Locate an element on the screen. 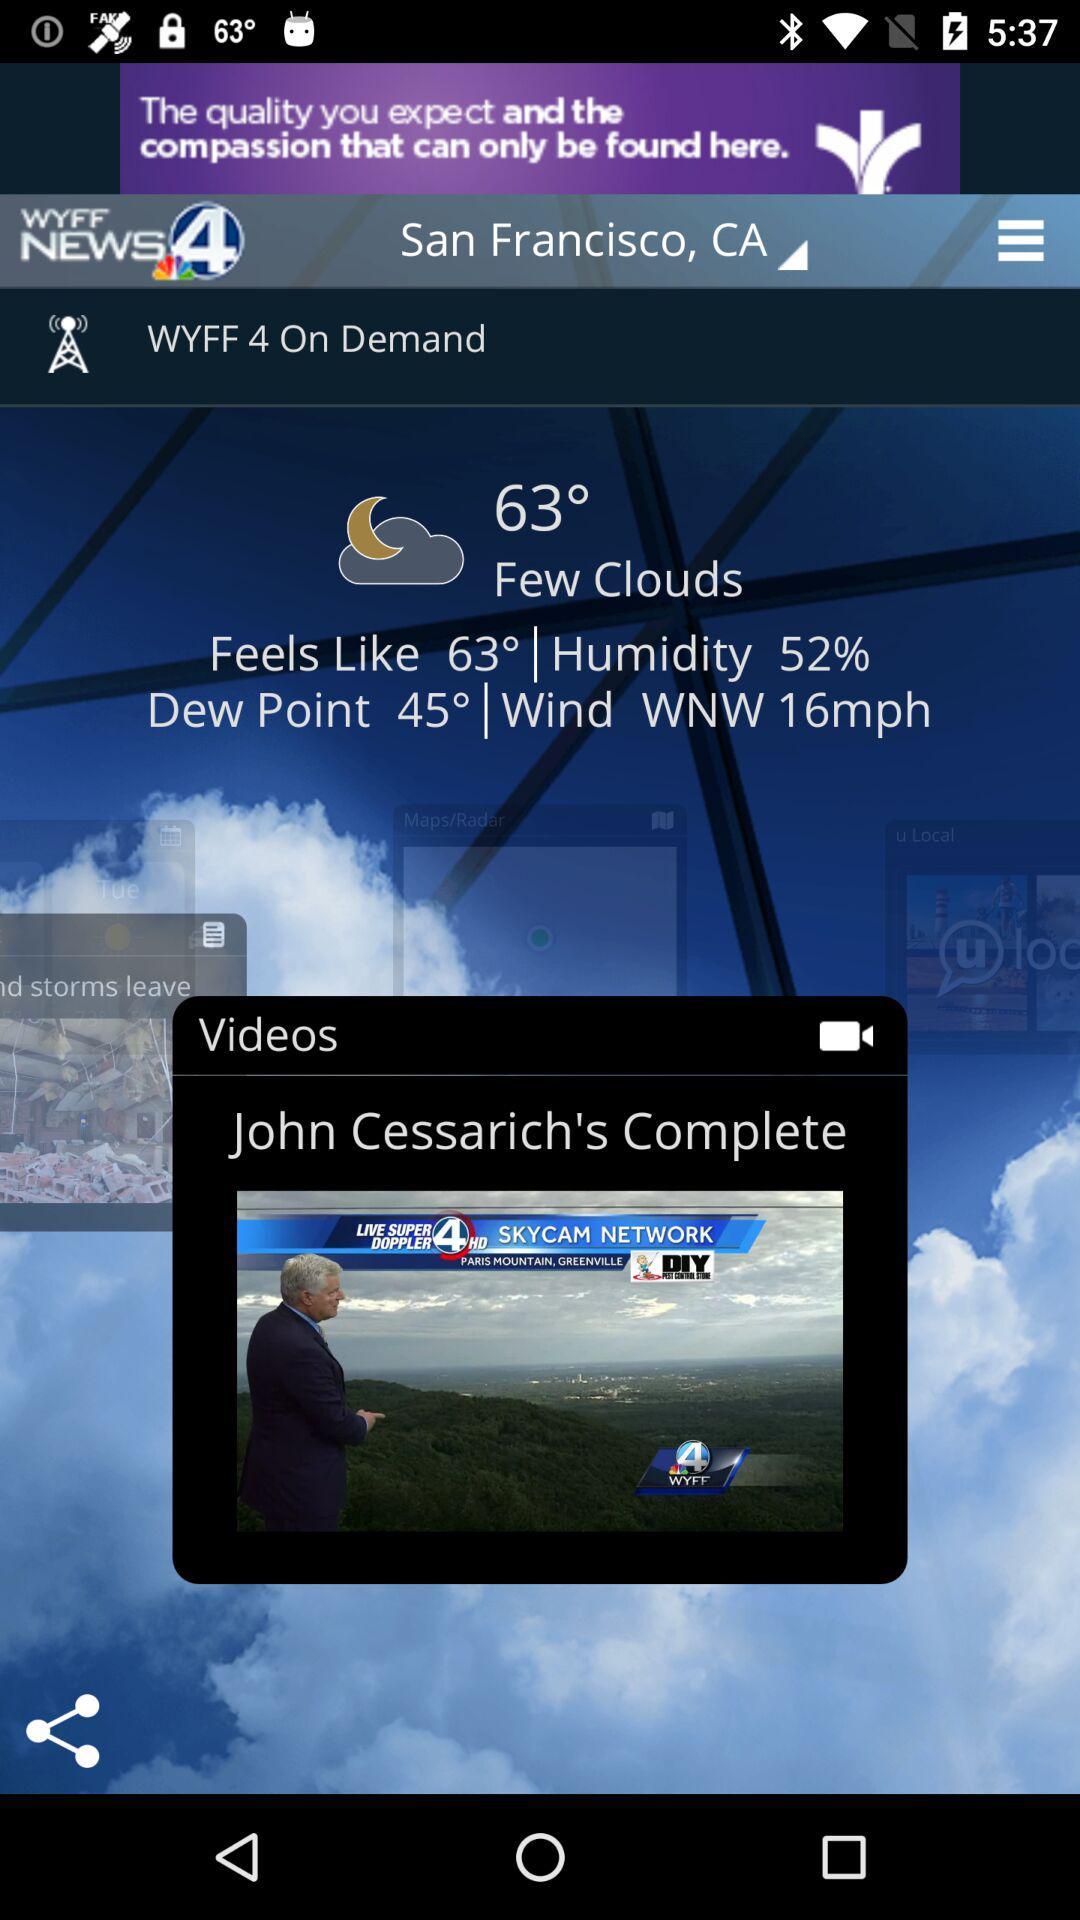 This screenshot has height=1920, width=1080. the menu icon is located at coordinates (1026, 240).